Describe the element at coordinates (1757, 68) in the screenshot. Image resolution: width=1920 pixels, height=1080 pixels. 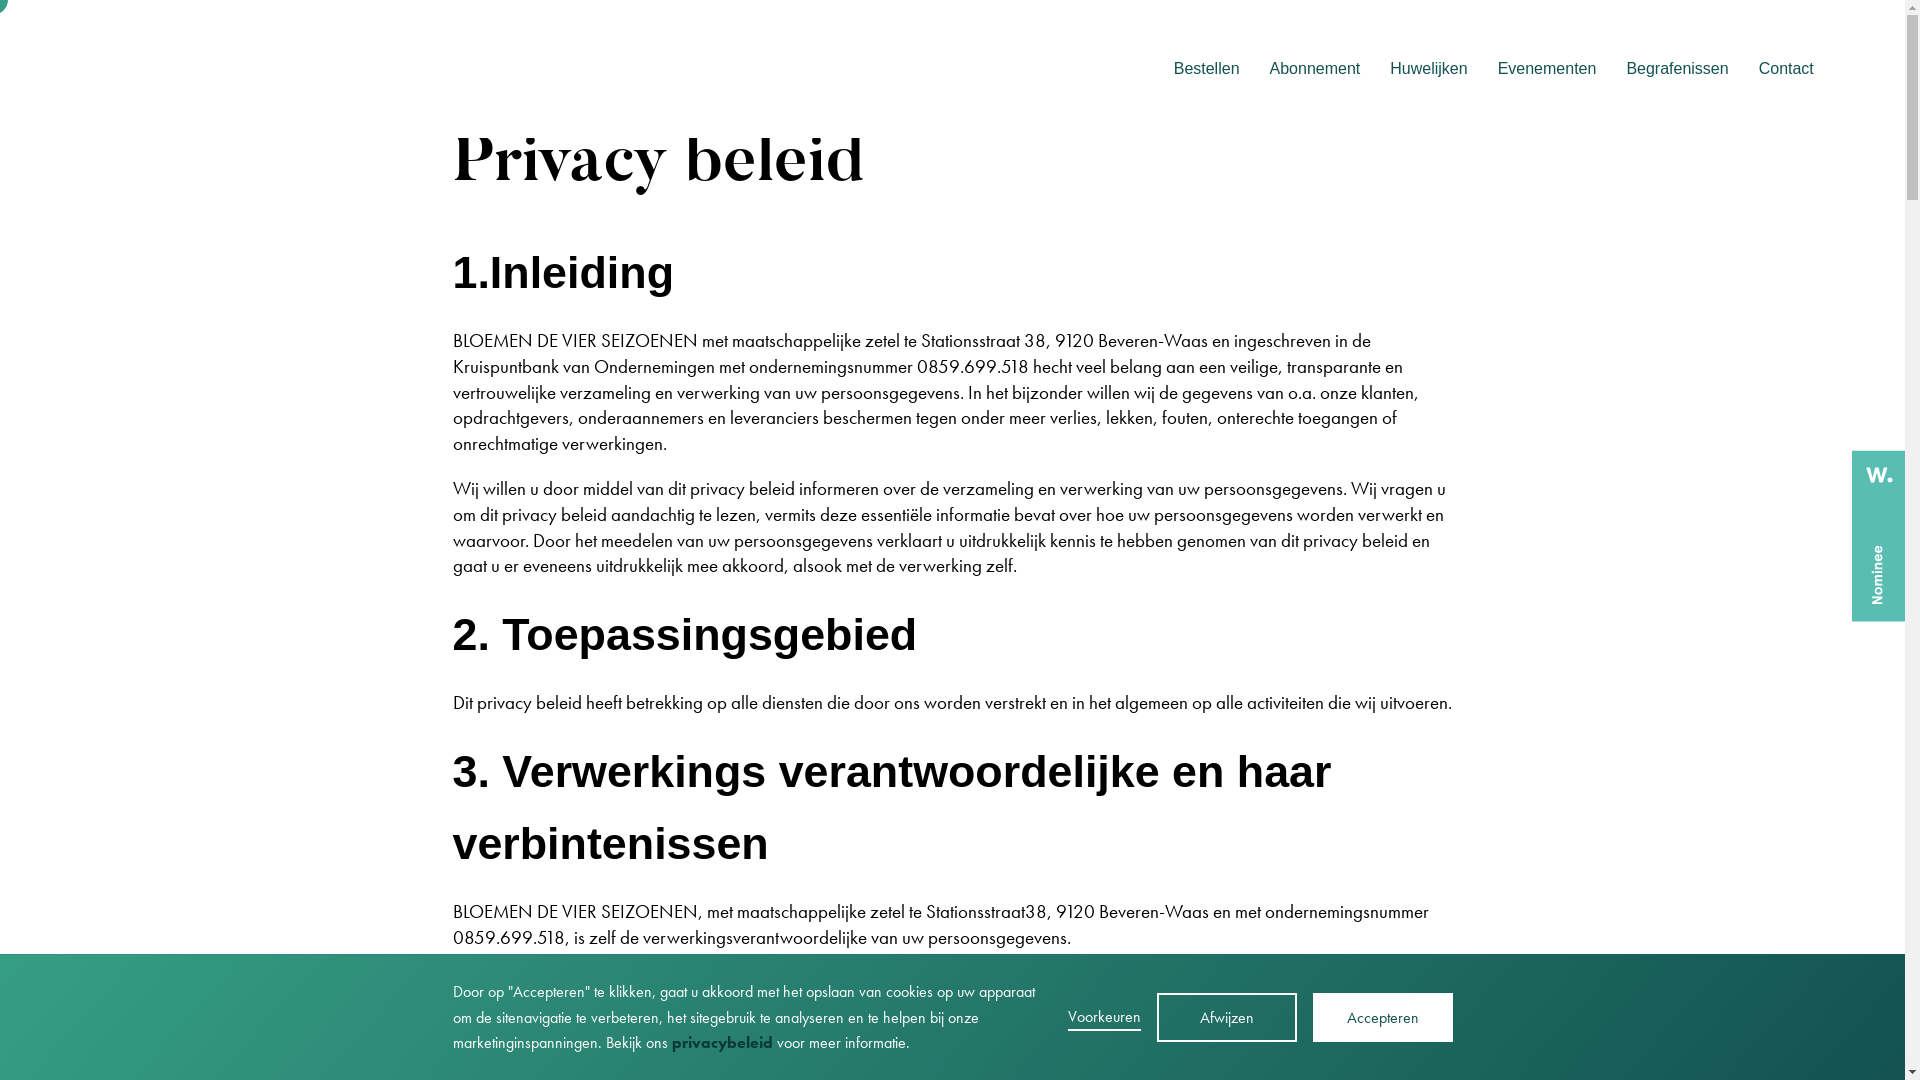
I see `'Contact'` at that location.